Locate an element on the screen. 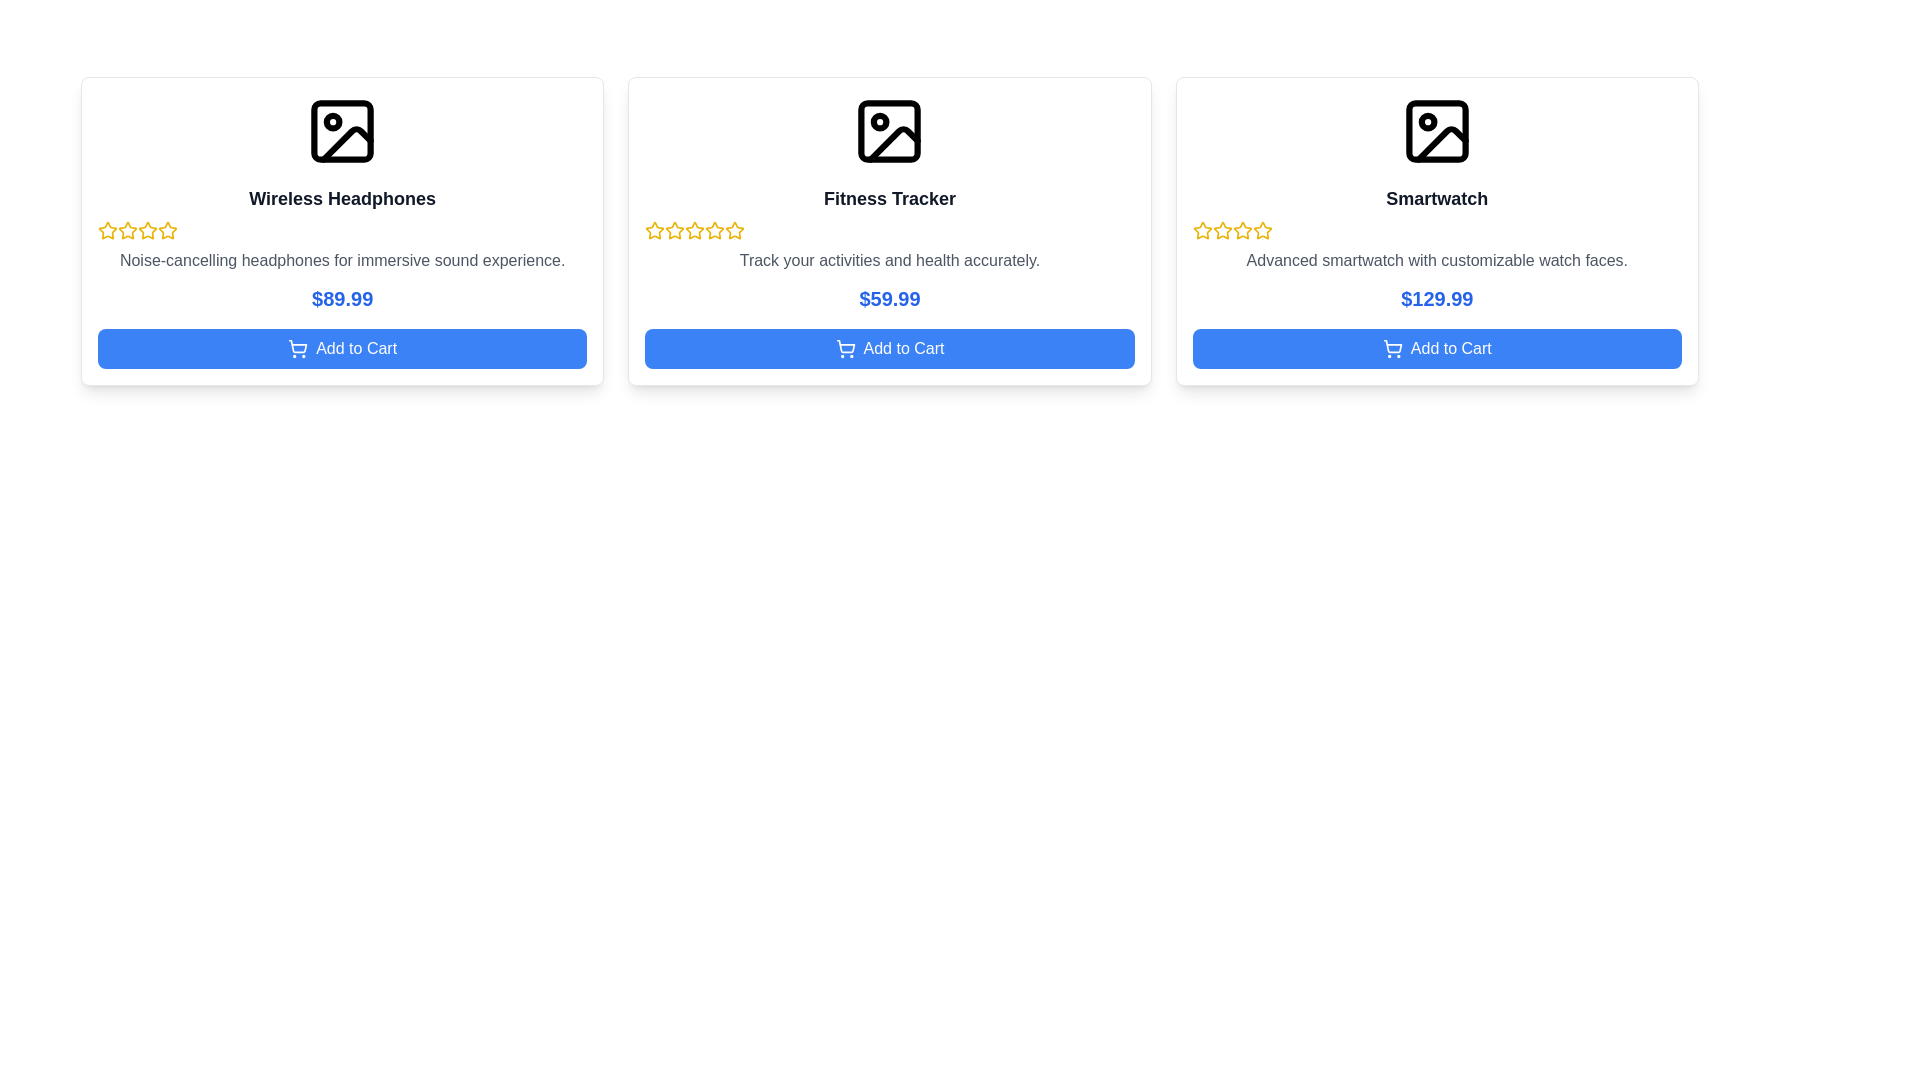 The height and width of the screenshot is (1080, 1920). the light gray text reading 'Track your activities and health accurately.' located below the 'Fitness Tracker' title and above the '$59.99' price in the product card is located at coordinates (888, 260).